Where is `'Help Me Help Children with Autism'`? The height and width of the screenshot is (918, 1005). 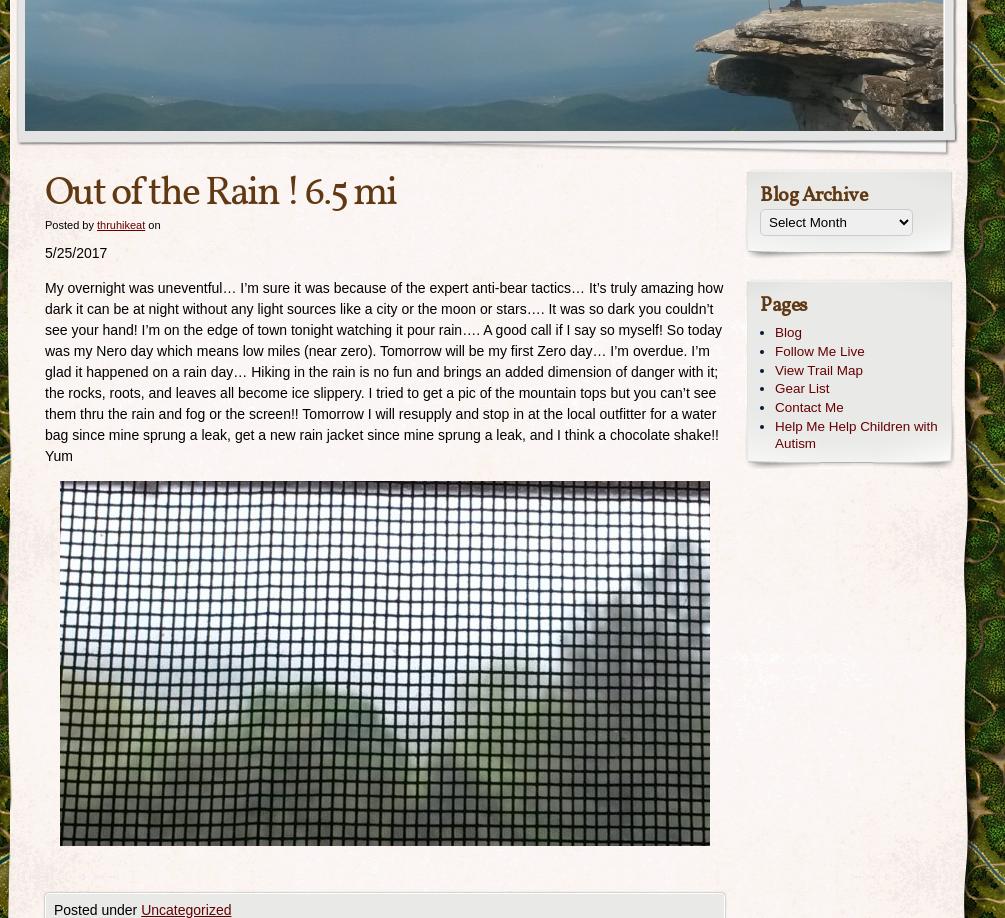
'Help Me Help Children with Autism' is located at coordinates (854, 433).